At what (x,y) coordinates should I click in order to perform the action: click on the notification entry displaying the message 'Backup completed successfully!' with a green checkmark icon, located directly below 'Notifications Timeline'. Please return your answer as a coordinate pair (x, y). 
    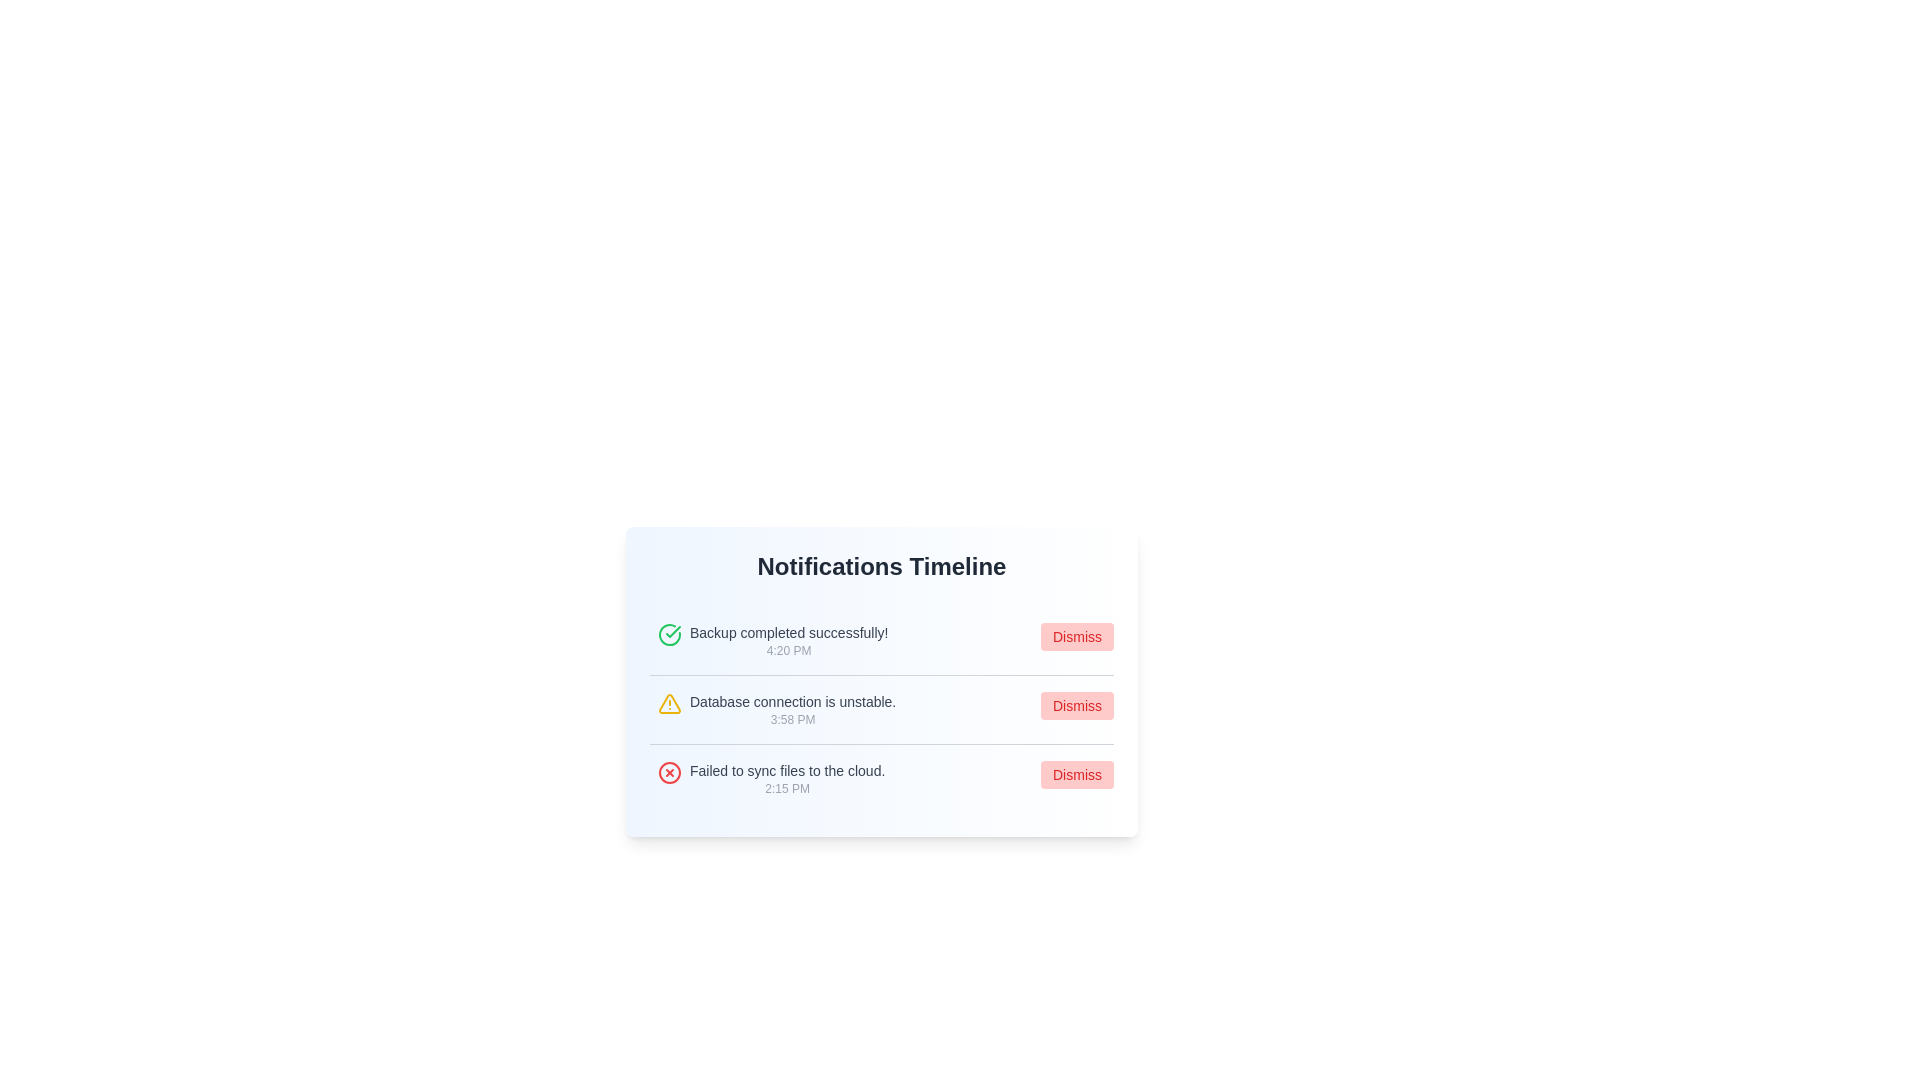
    Looking at the image, I should click on (768, 640).